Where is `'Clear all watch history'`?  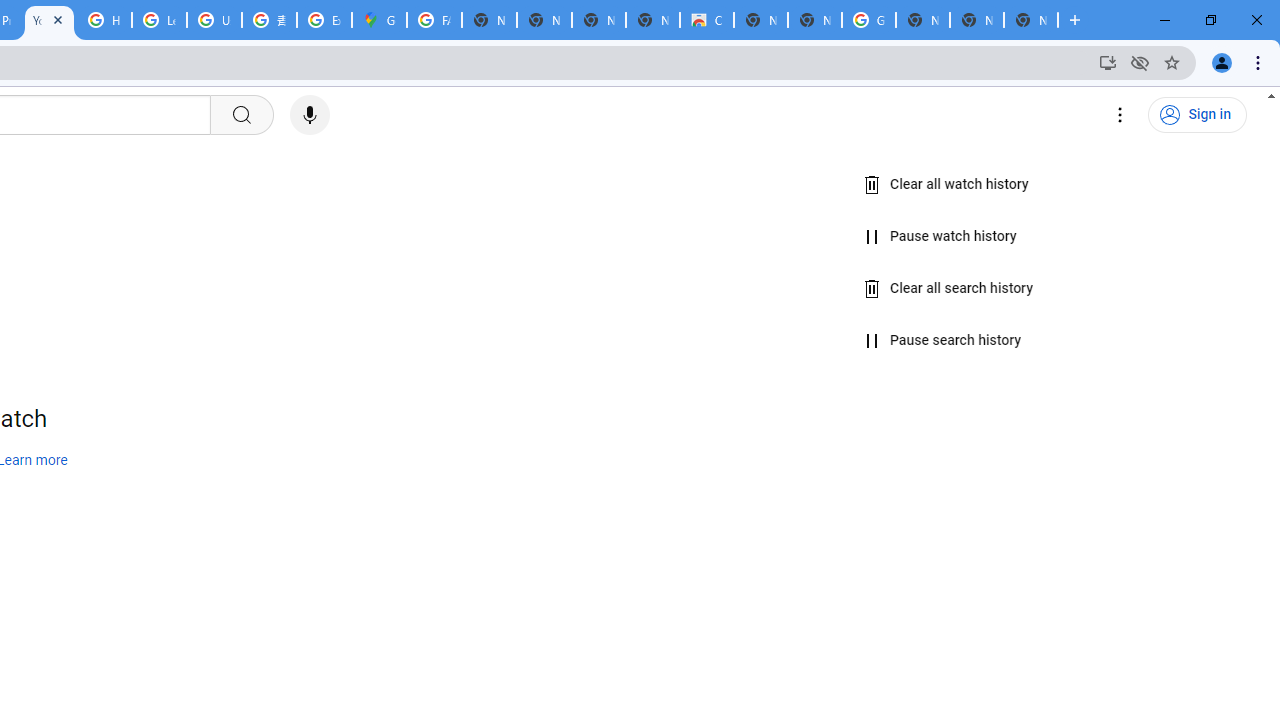
'Clear all watch history' is located at coordinates (946, 185).